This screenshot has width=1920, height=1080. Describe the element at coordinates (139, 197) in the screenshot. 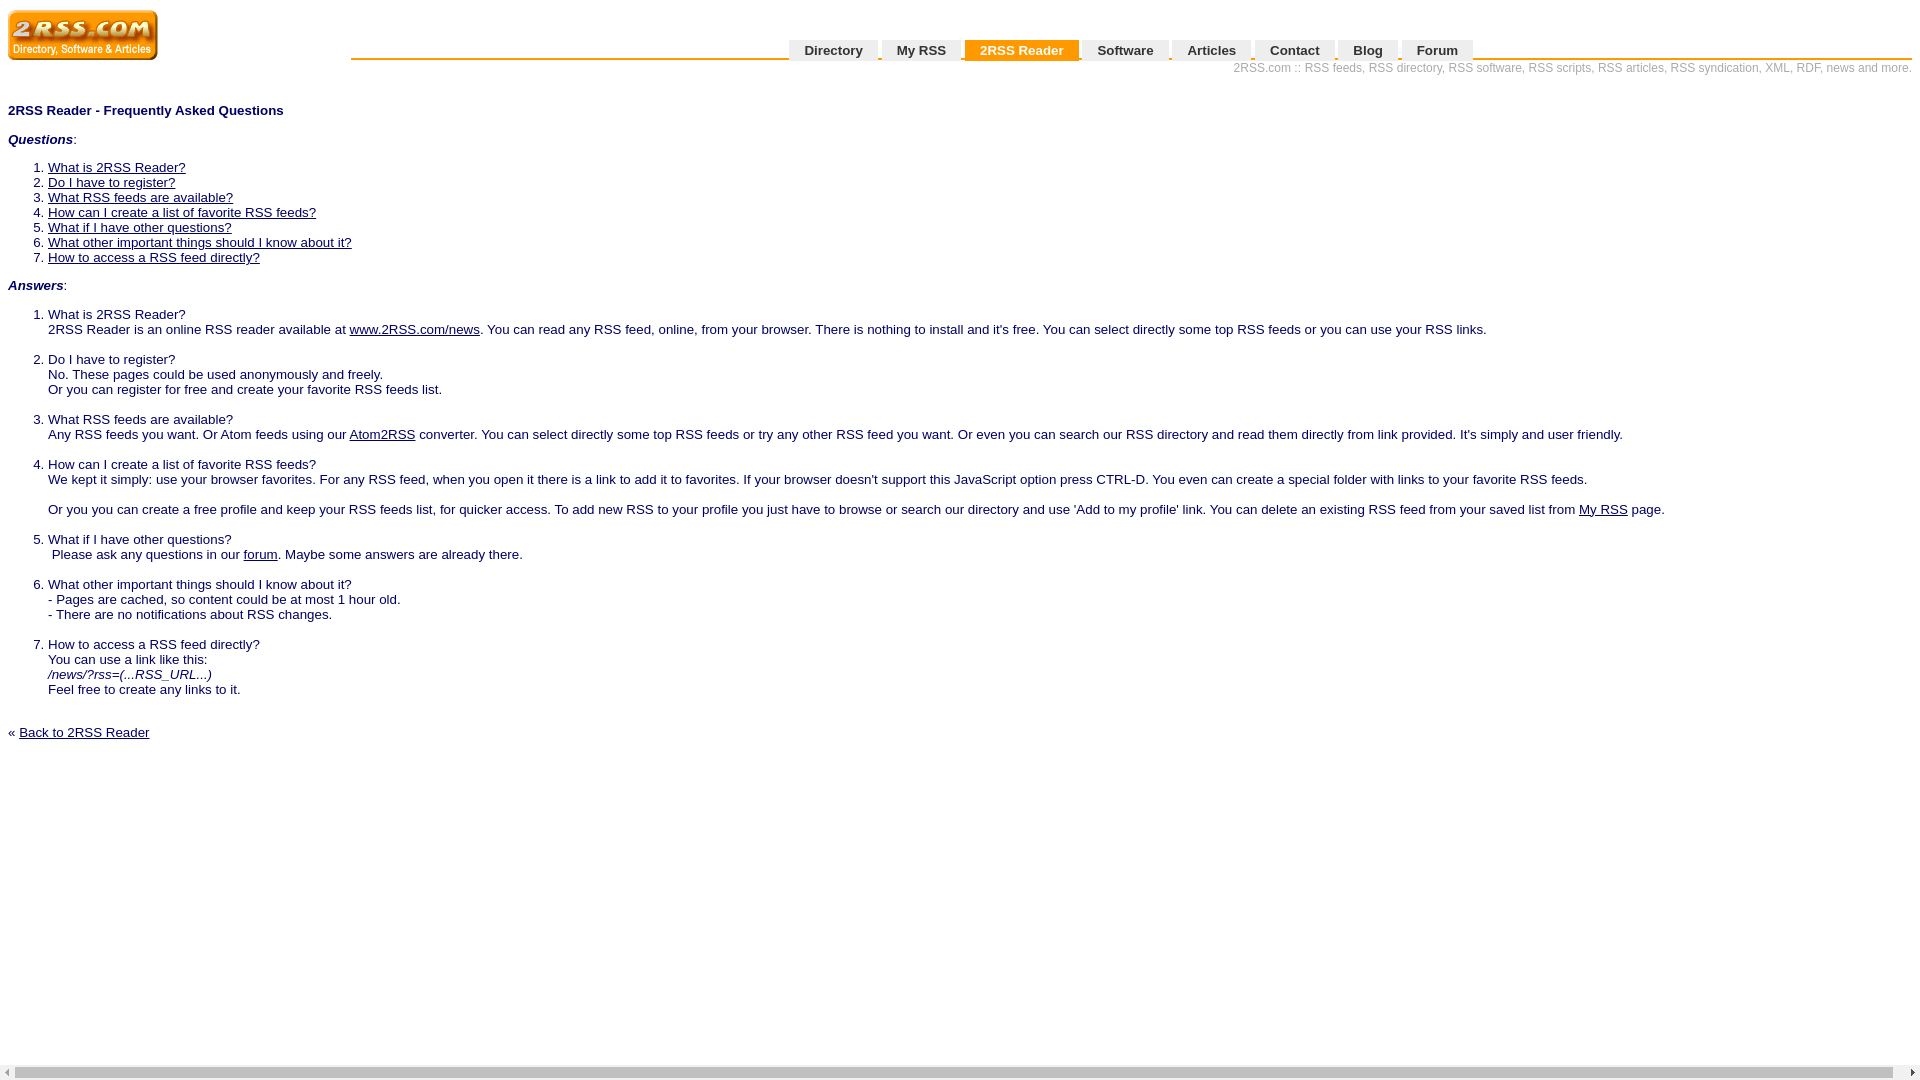

I see `'What RSS feeds are available?'` at that location.